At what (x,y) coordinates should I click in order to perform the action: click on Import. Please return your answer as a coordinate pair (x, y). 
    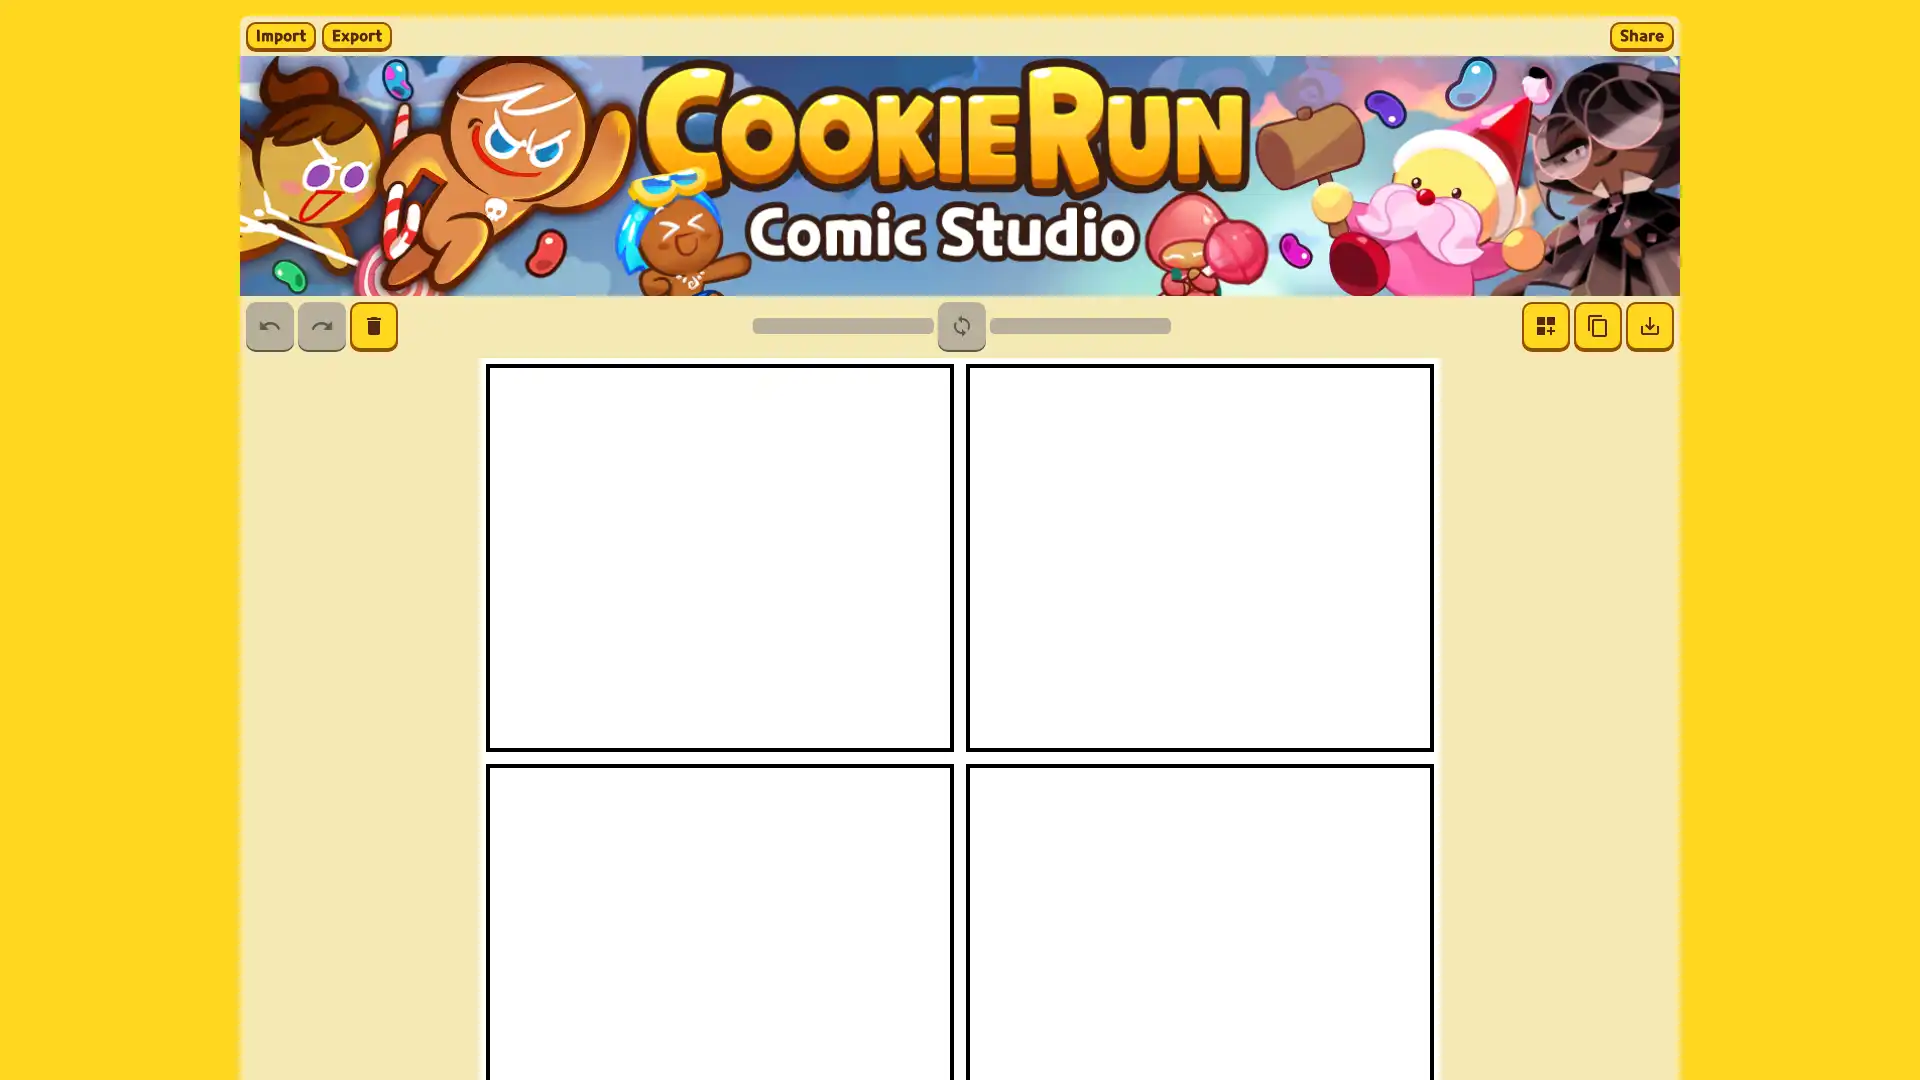
    Looking at the image, I should click on (280, 35).